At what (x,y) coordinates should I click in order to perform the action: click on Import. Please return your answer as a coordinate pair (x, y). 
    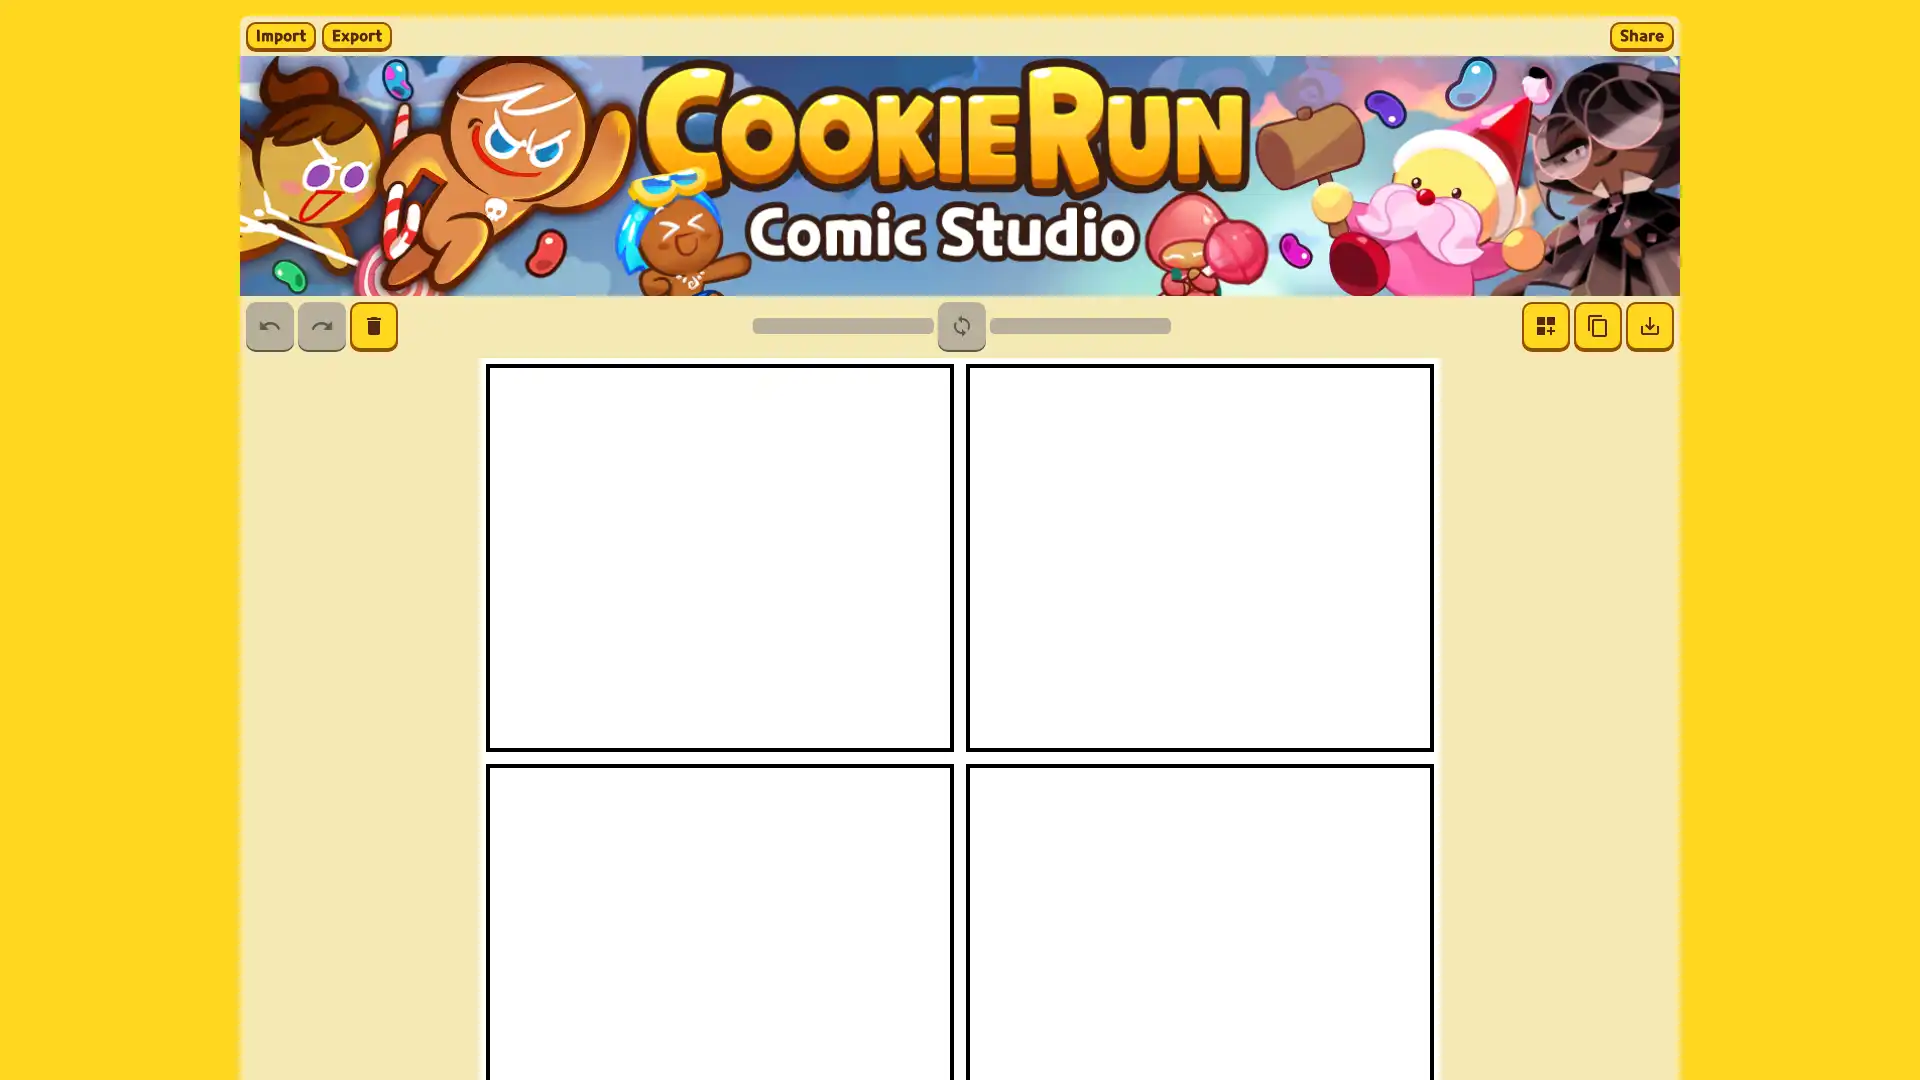
    Looking at the image, I should click on (280, 35).